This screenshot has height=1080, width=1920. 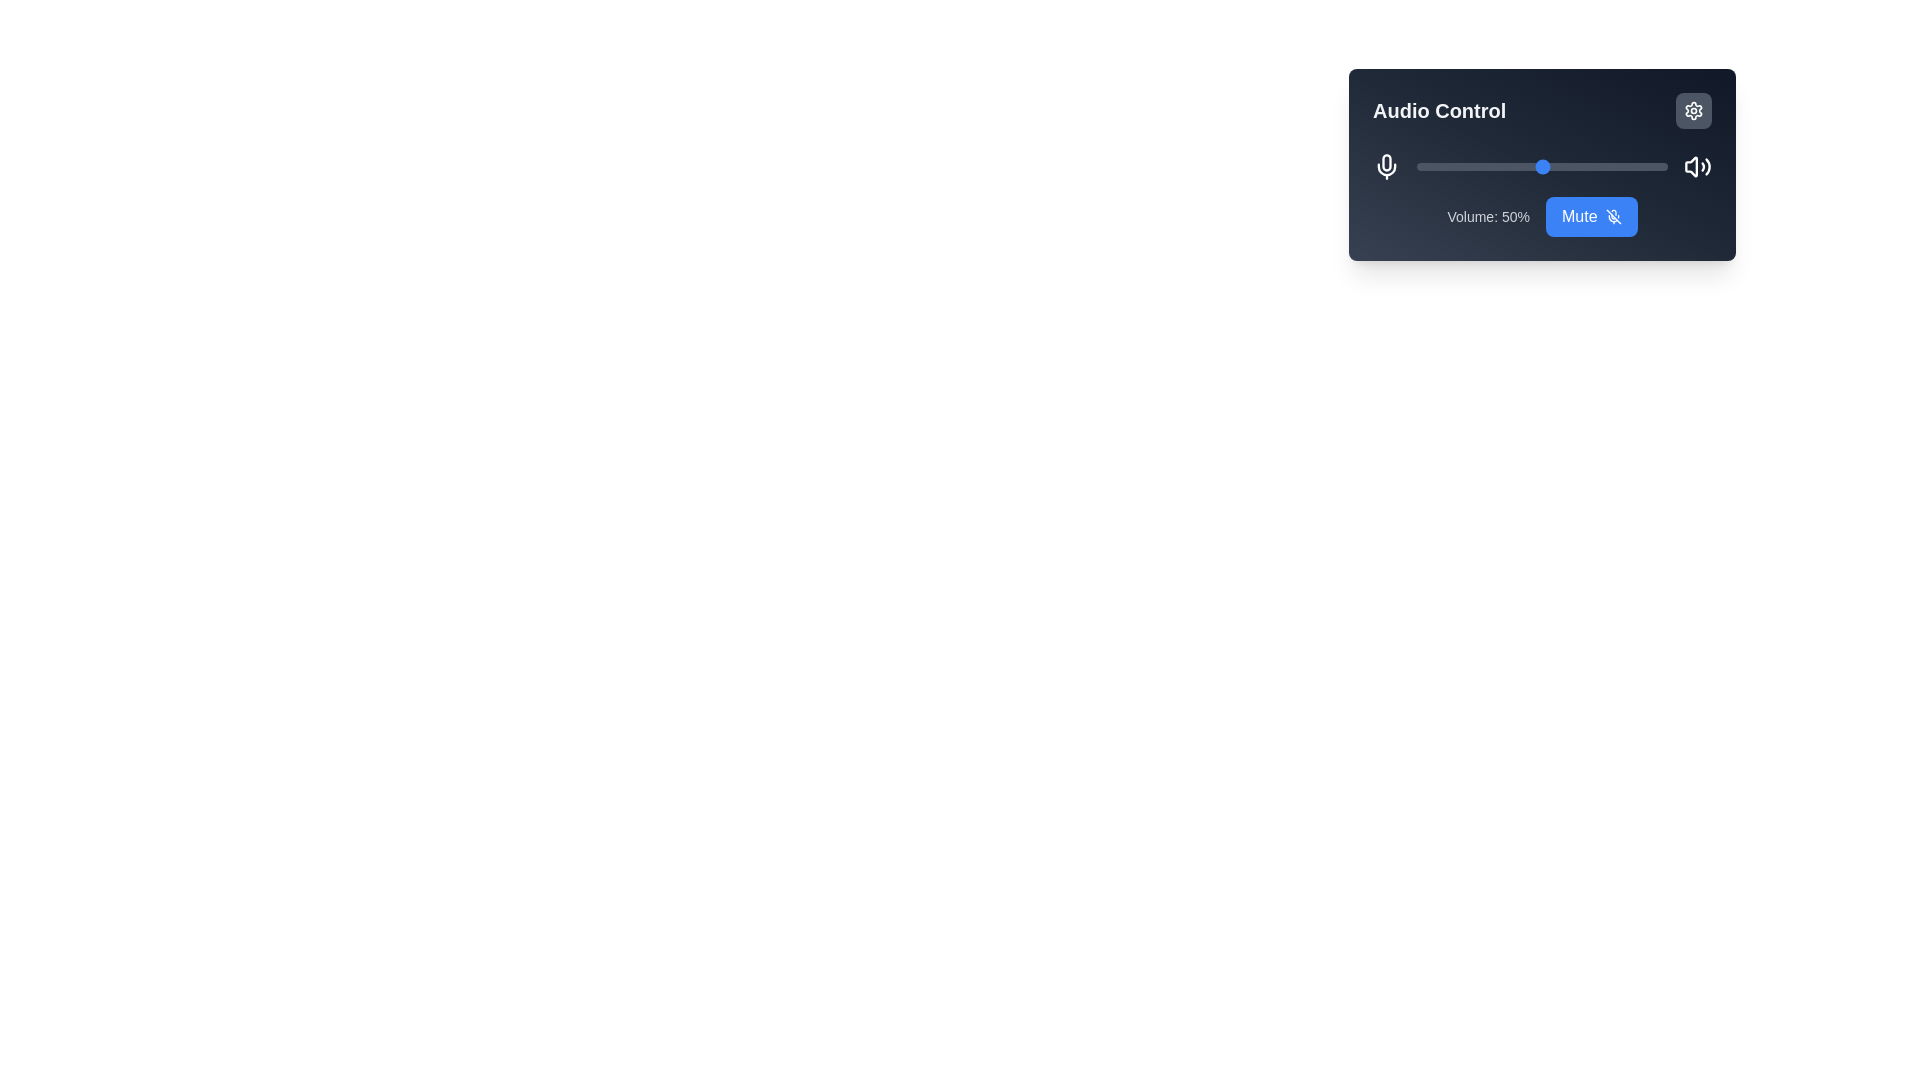 I want to click on the text label displaying 'Volume: 50%' in a gray font, which is located beneath the audio slider interface and to the left of the 'Mute' button, so click(x=1488, y=216).